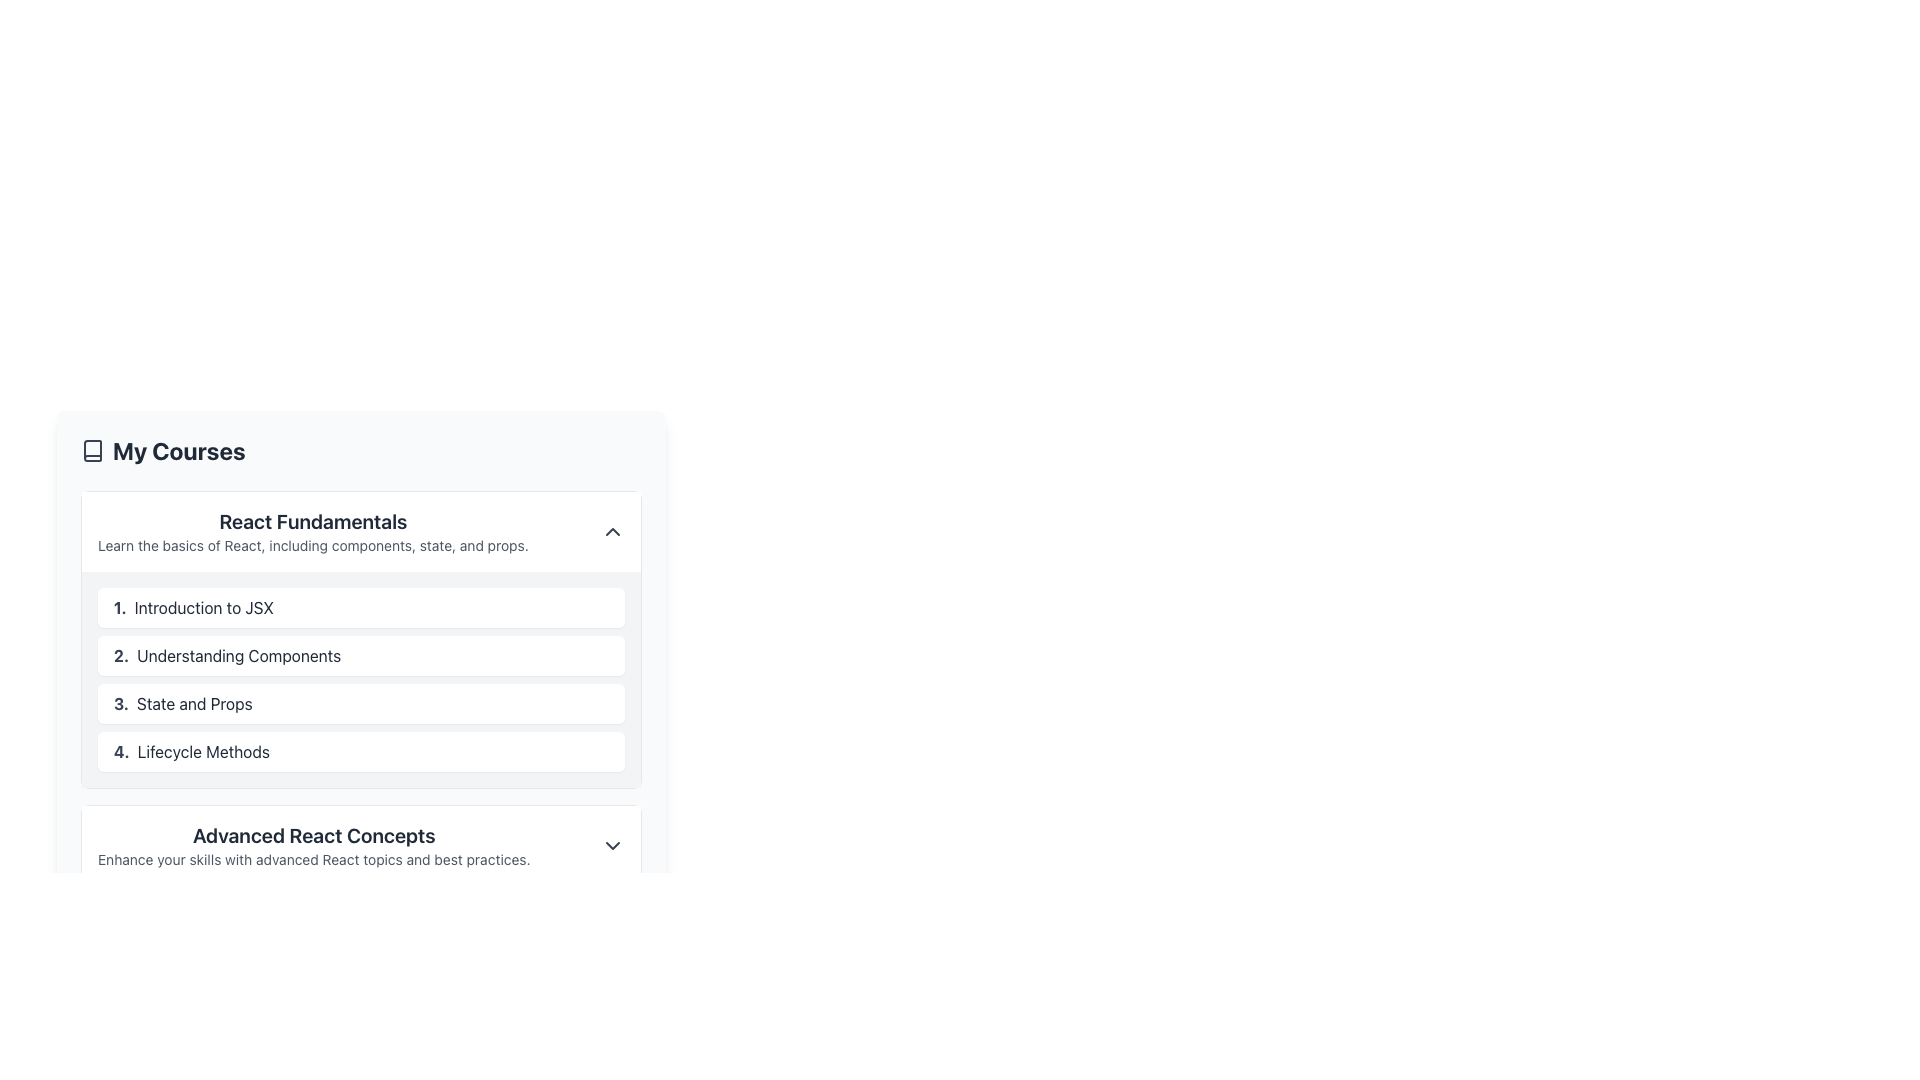 The width and height of the screenshot is (1920, 1080). Describe the element at coordinates (313, 845) in the screenshot. I see `the text block displaying the course title 'Advanced React Concepts' to possibly reveal additional information` at that location.